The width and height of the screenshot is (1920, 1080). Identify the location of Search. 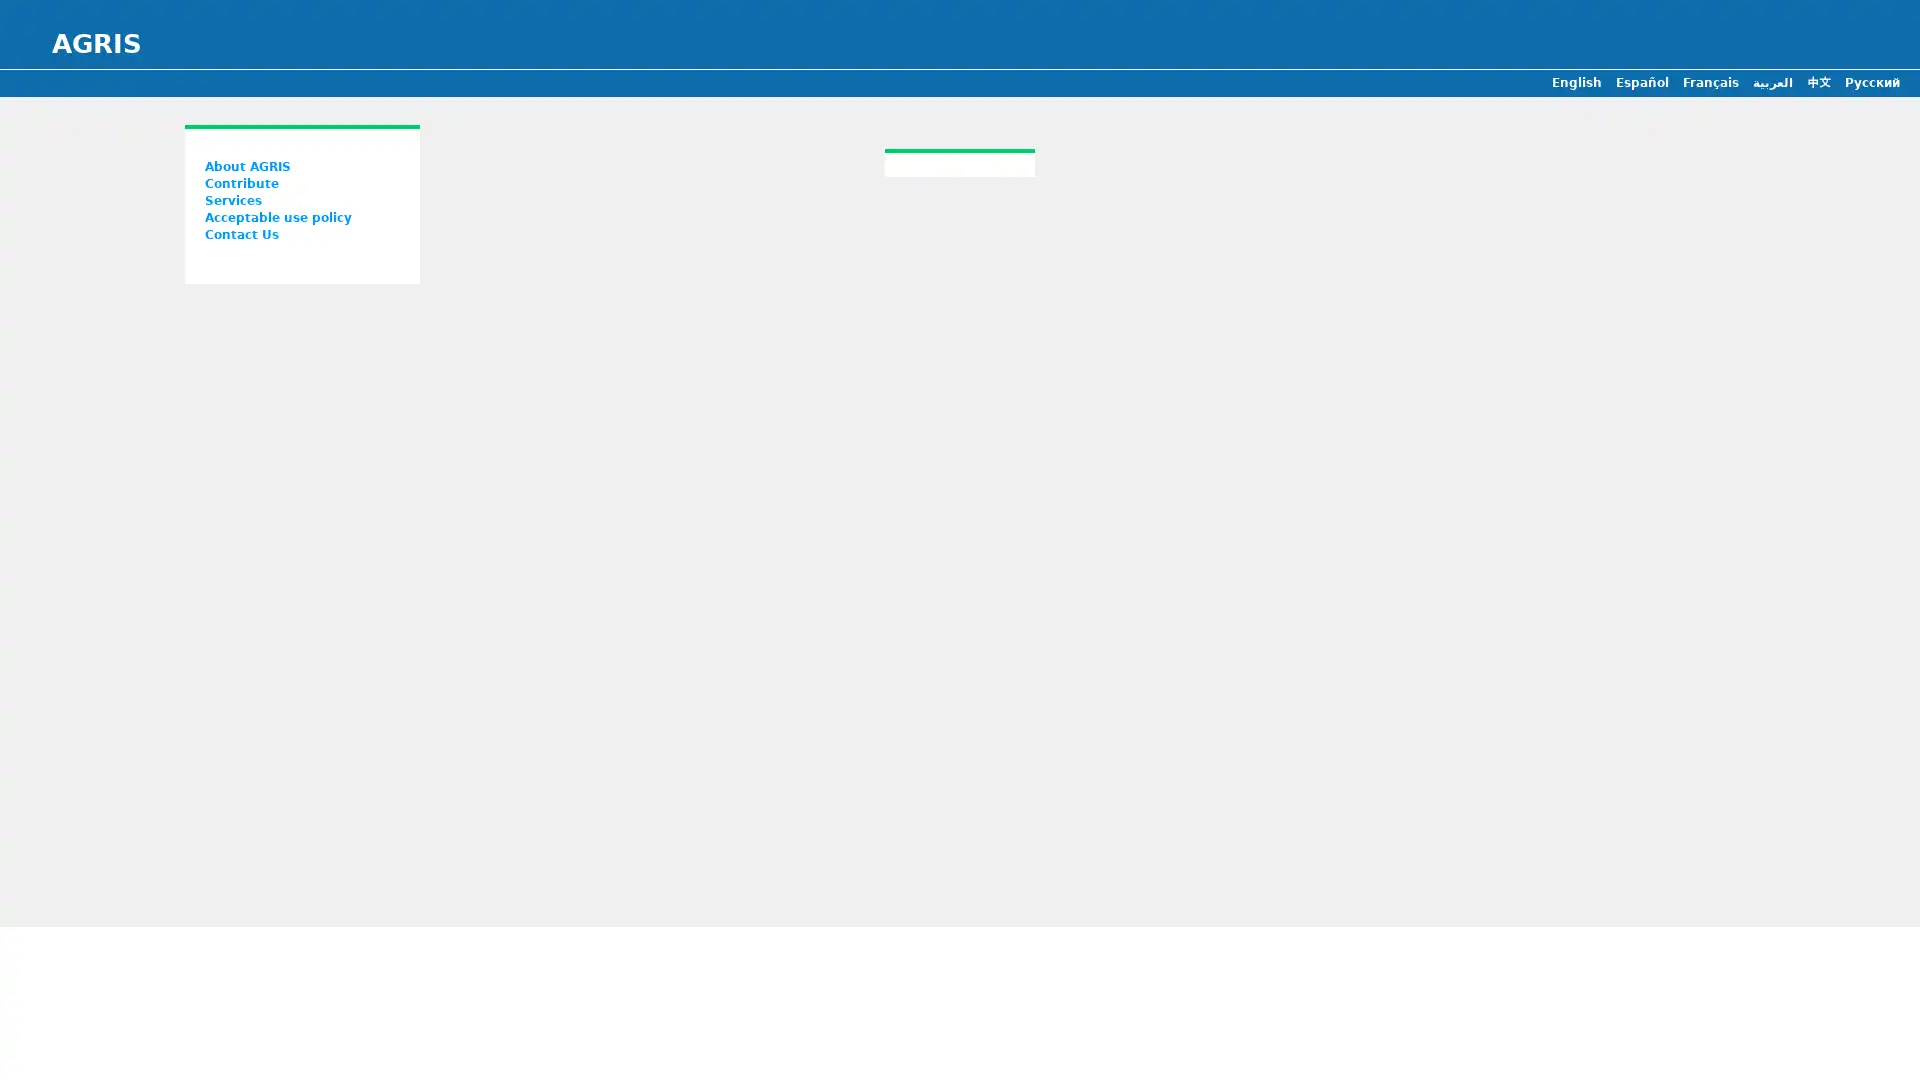
(974, 477).